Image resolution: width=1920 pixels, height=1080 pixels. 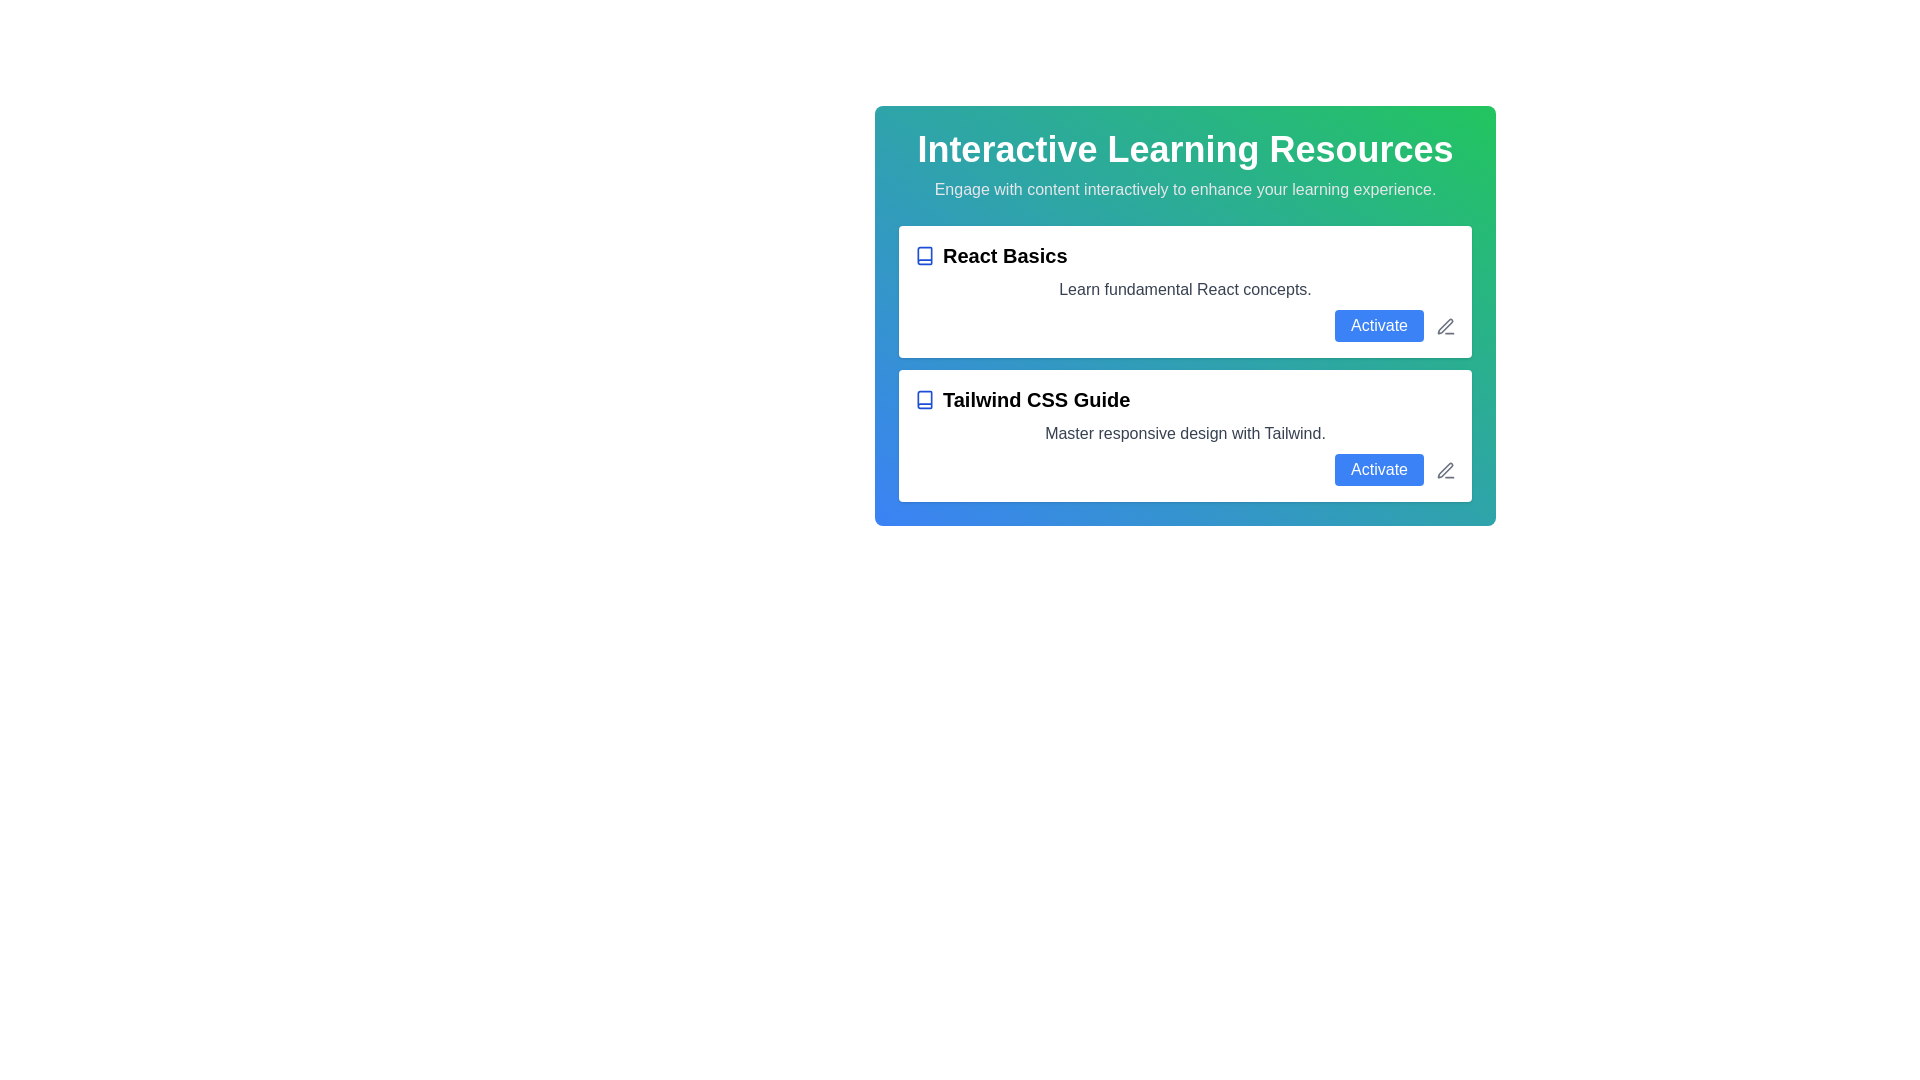 What do you see at coordinates (1445, 470) in the screenshot?
I see `the pen icon located in the second row of the interactive panel, to the right of the 'Activate' button for the 'Tailwind CSS Guide' card` at bounding box center [1445, 470].